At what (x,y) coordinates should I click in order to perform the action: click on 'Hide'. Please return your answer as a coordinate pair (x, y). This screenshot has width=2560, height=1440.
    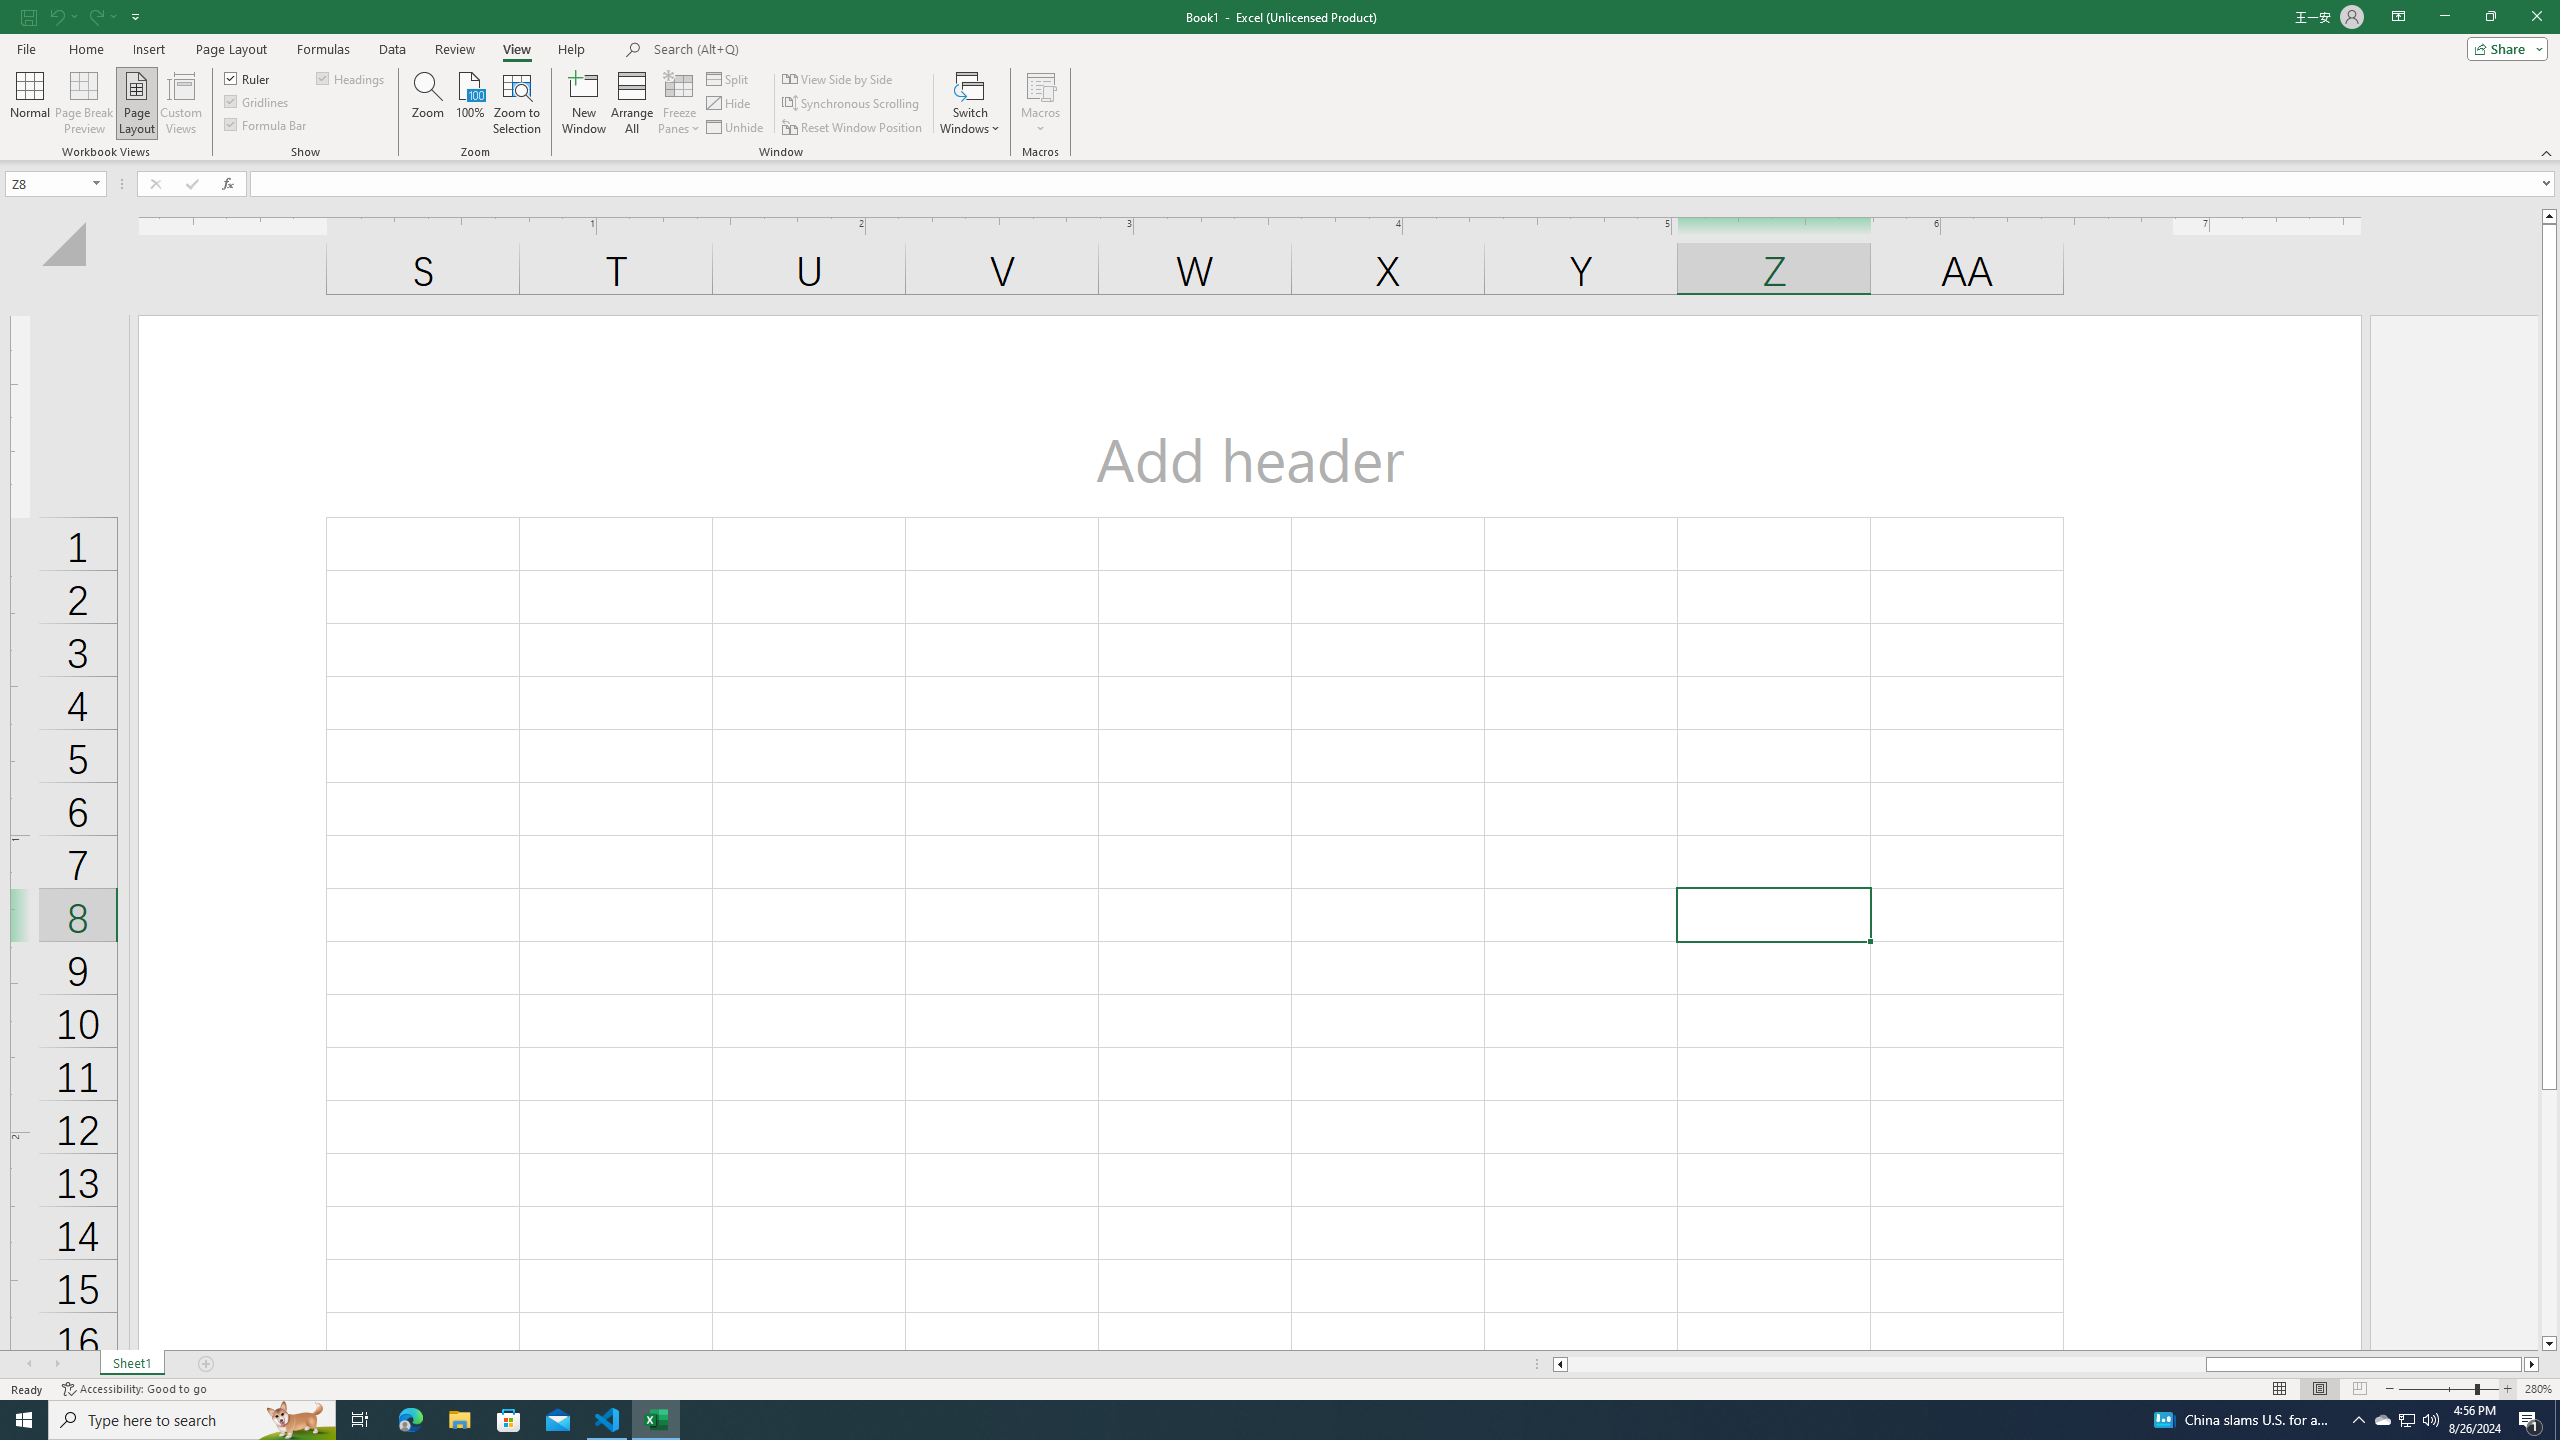
    Looking at the image, I should click on (729, 103).